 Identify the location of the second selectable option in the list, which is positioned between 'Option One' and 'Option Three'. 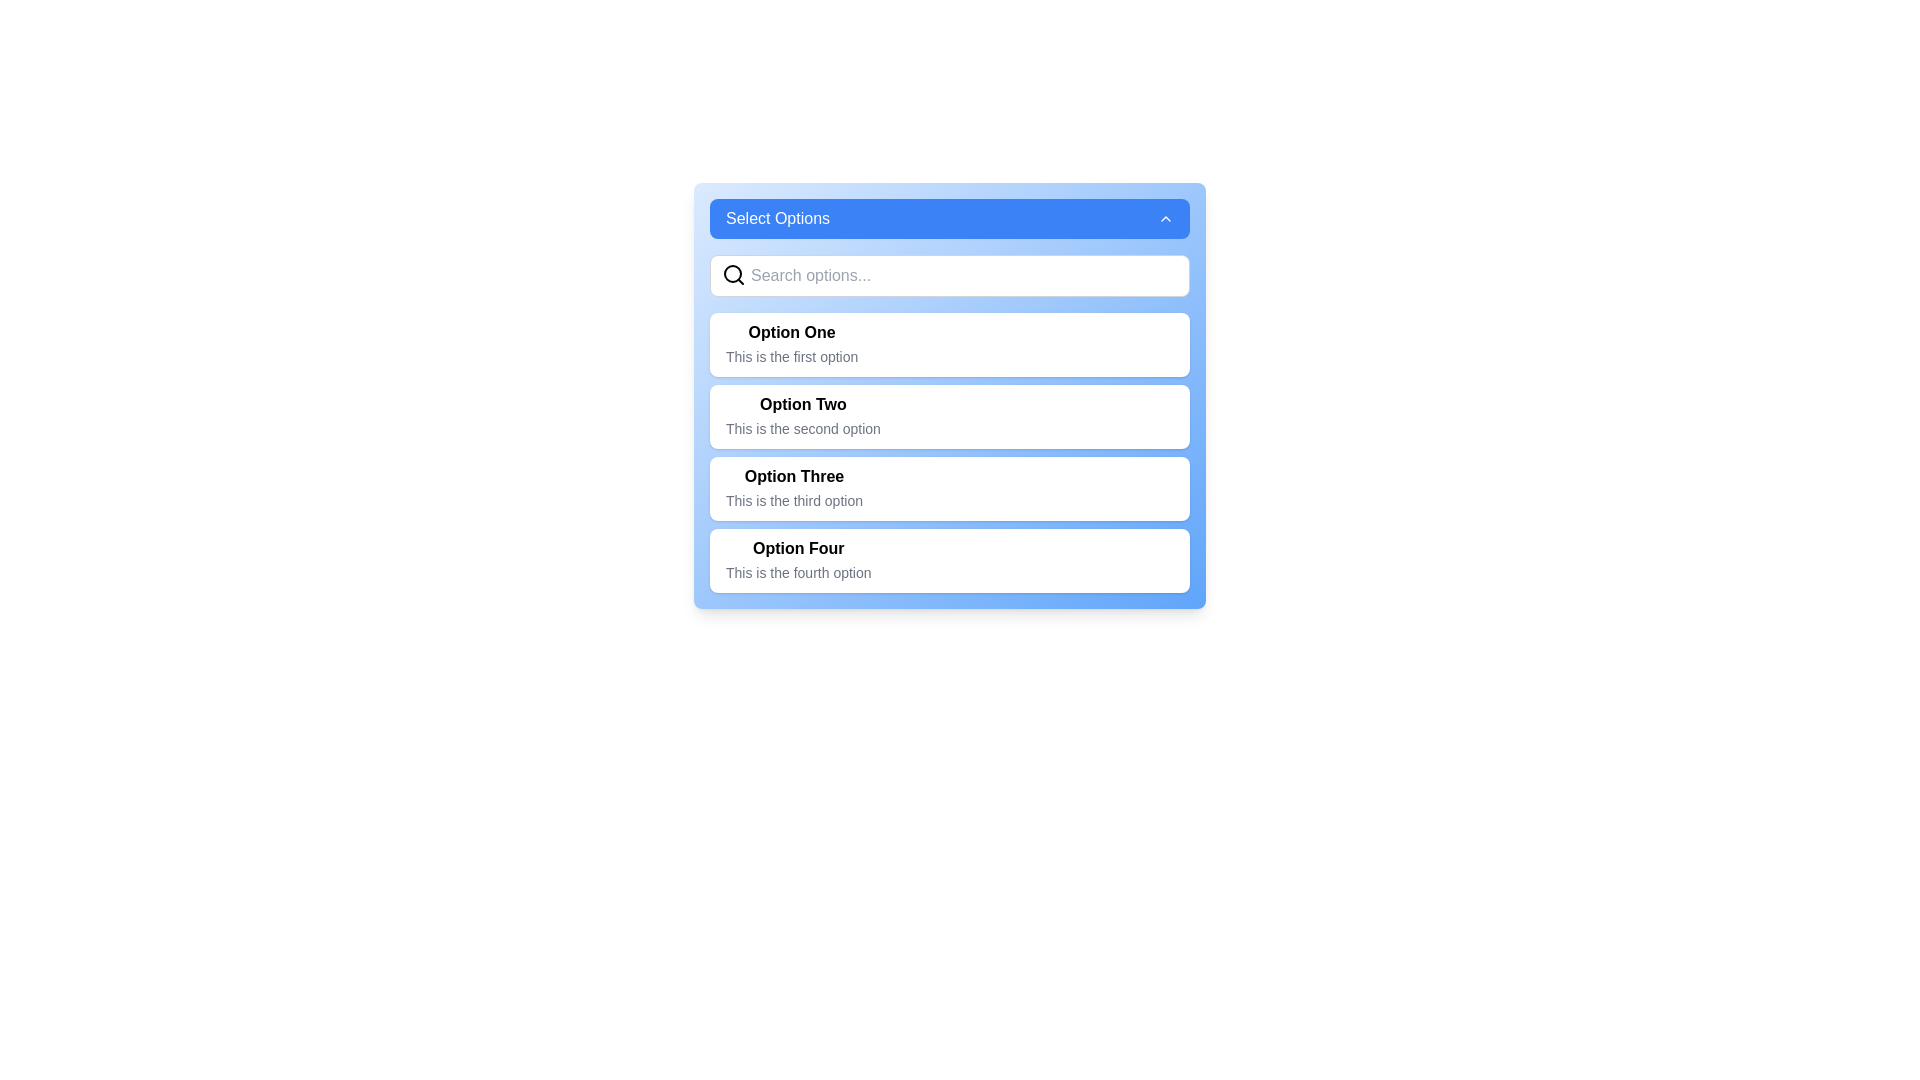
(949, 396).